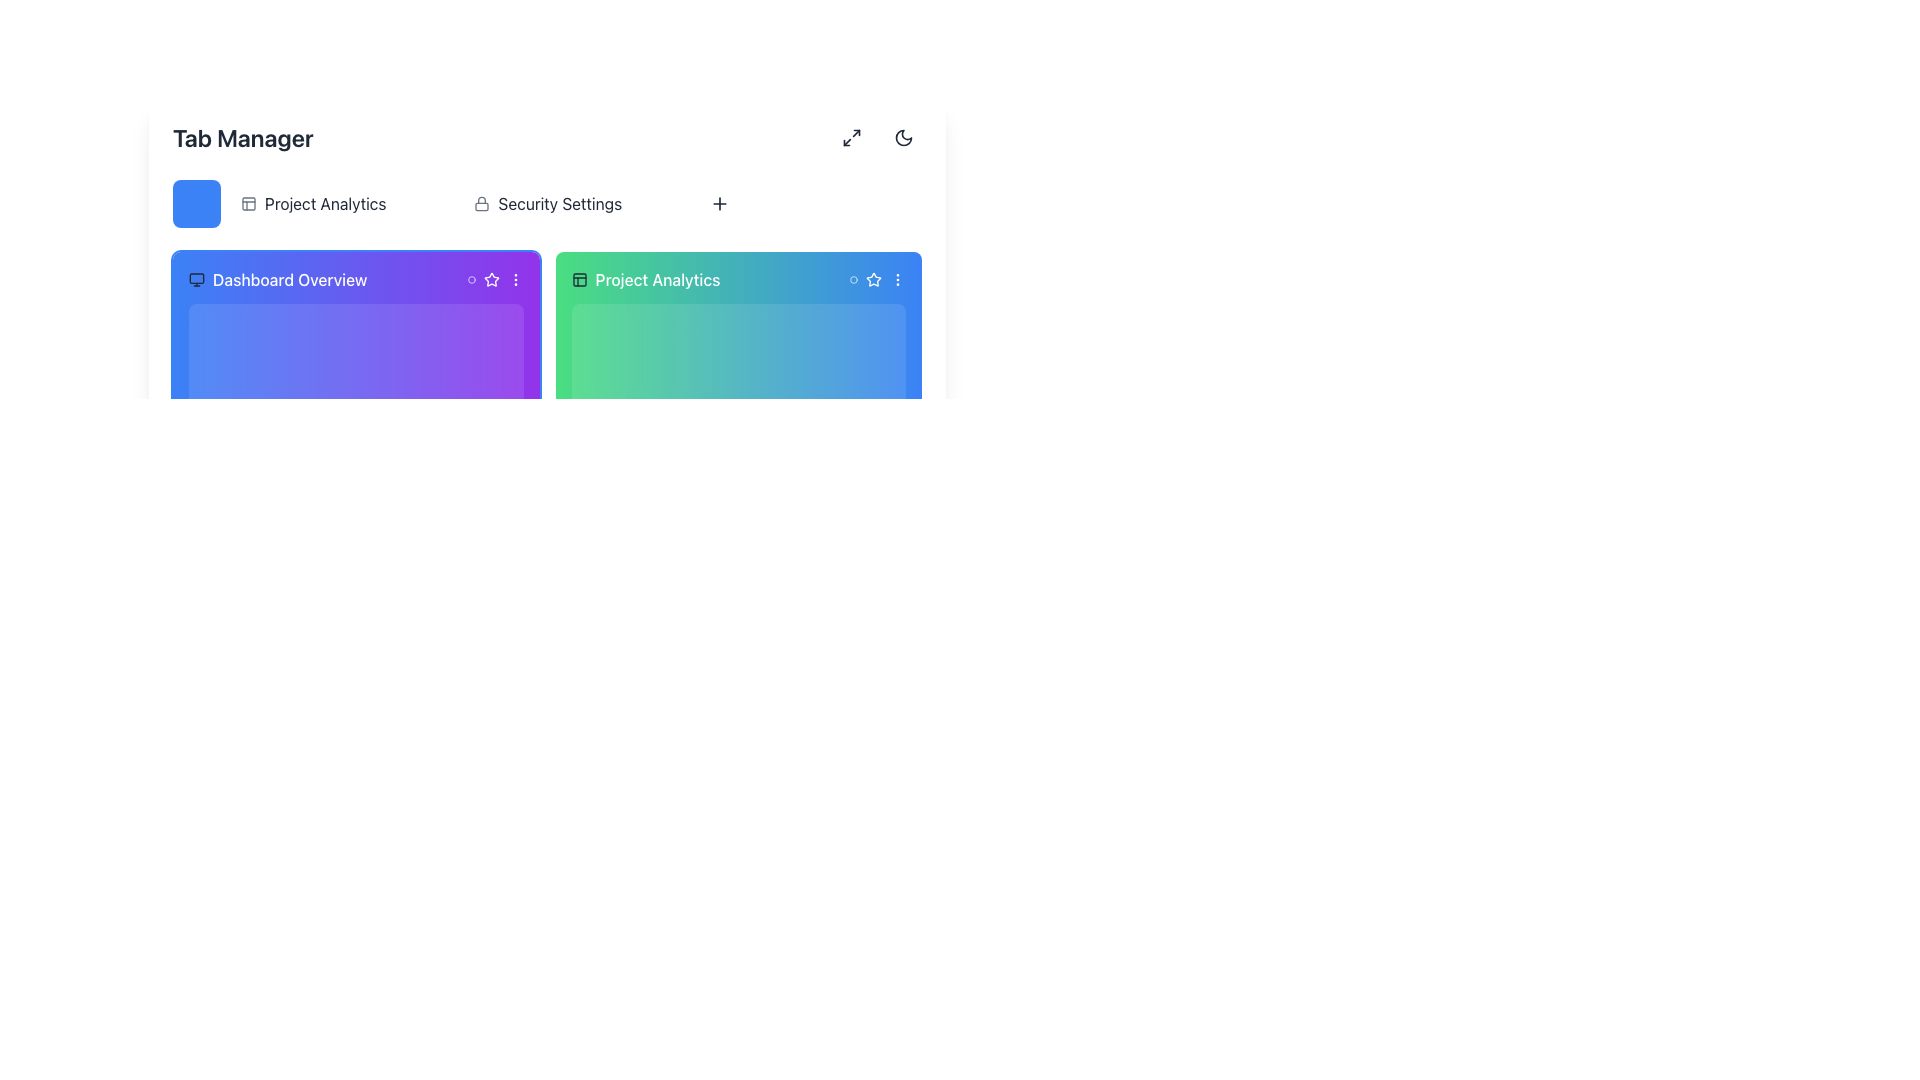  I want to click on the Star icon button located in the upper-right corner of the 'Project Analytics' card, so click(878, 280).